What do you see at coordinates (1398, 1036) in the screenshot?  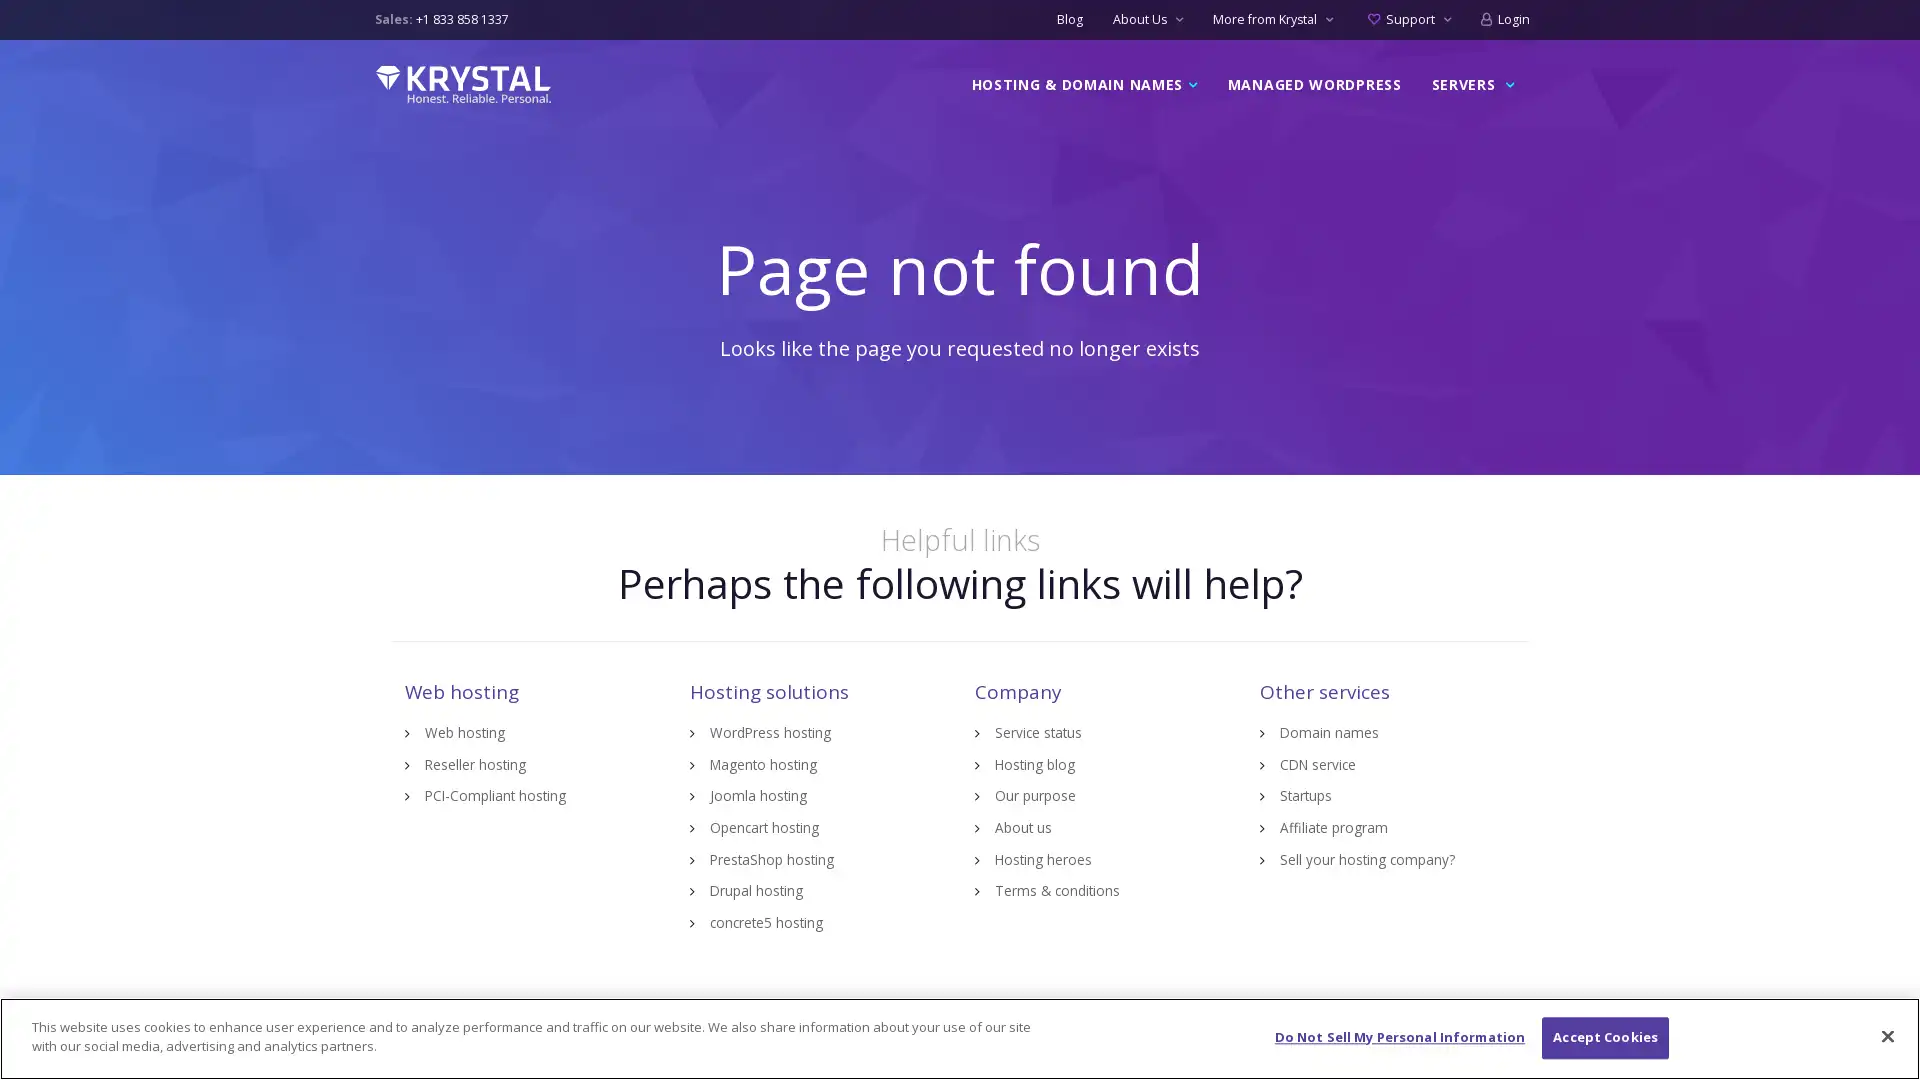 I see `Do Not Sell My Personal Information` at bounding box center [1398, 1036].